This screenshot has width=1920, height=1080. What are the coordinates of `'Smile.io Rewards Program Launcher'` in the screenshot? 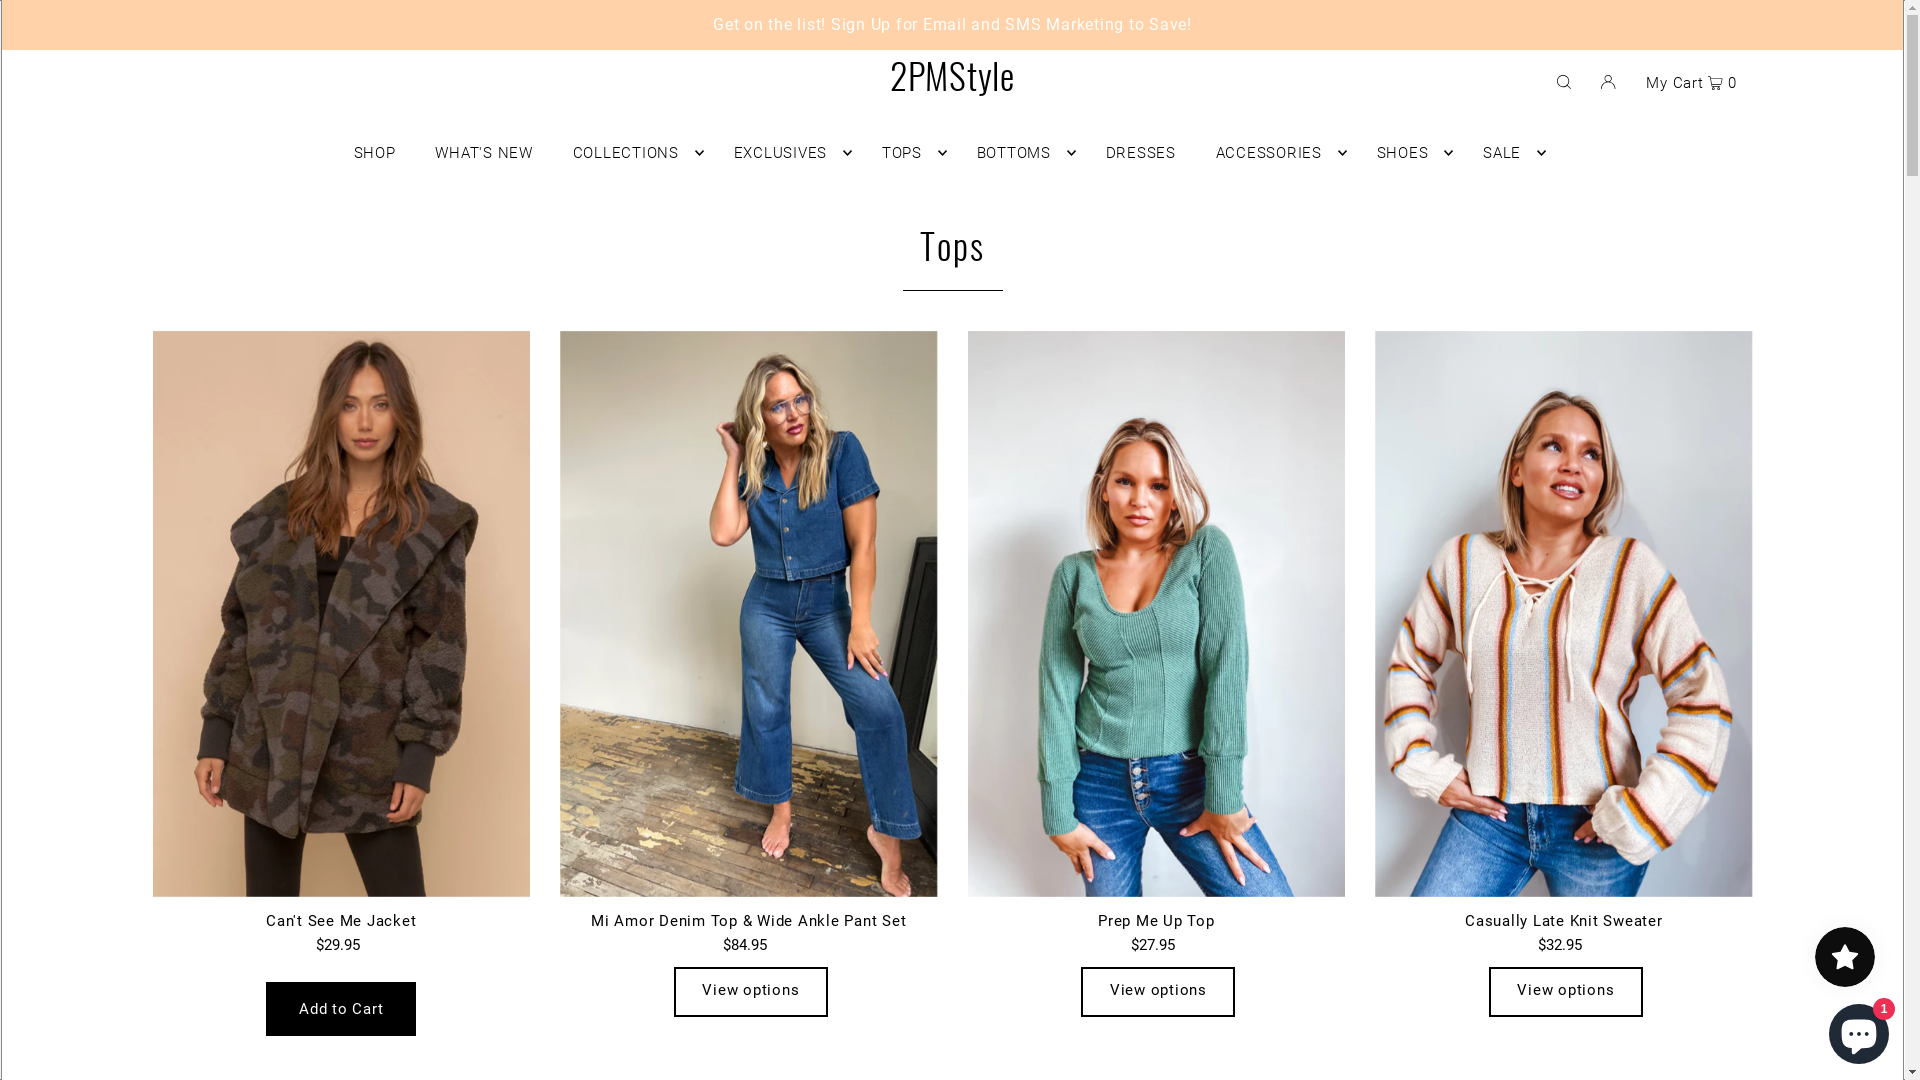 It's located at (1843, 955).